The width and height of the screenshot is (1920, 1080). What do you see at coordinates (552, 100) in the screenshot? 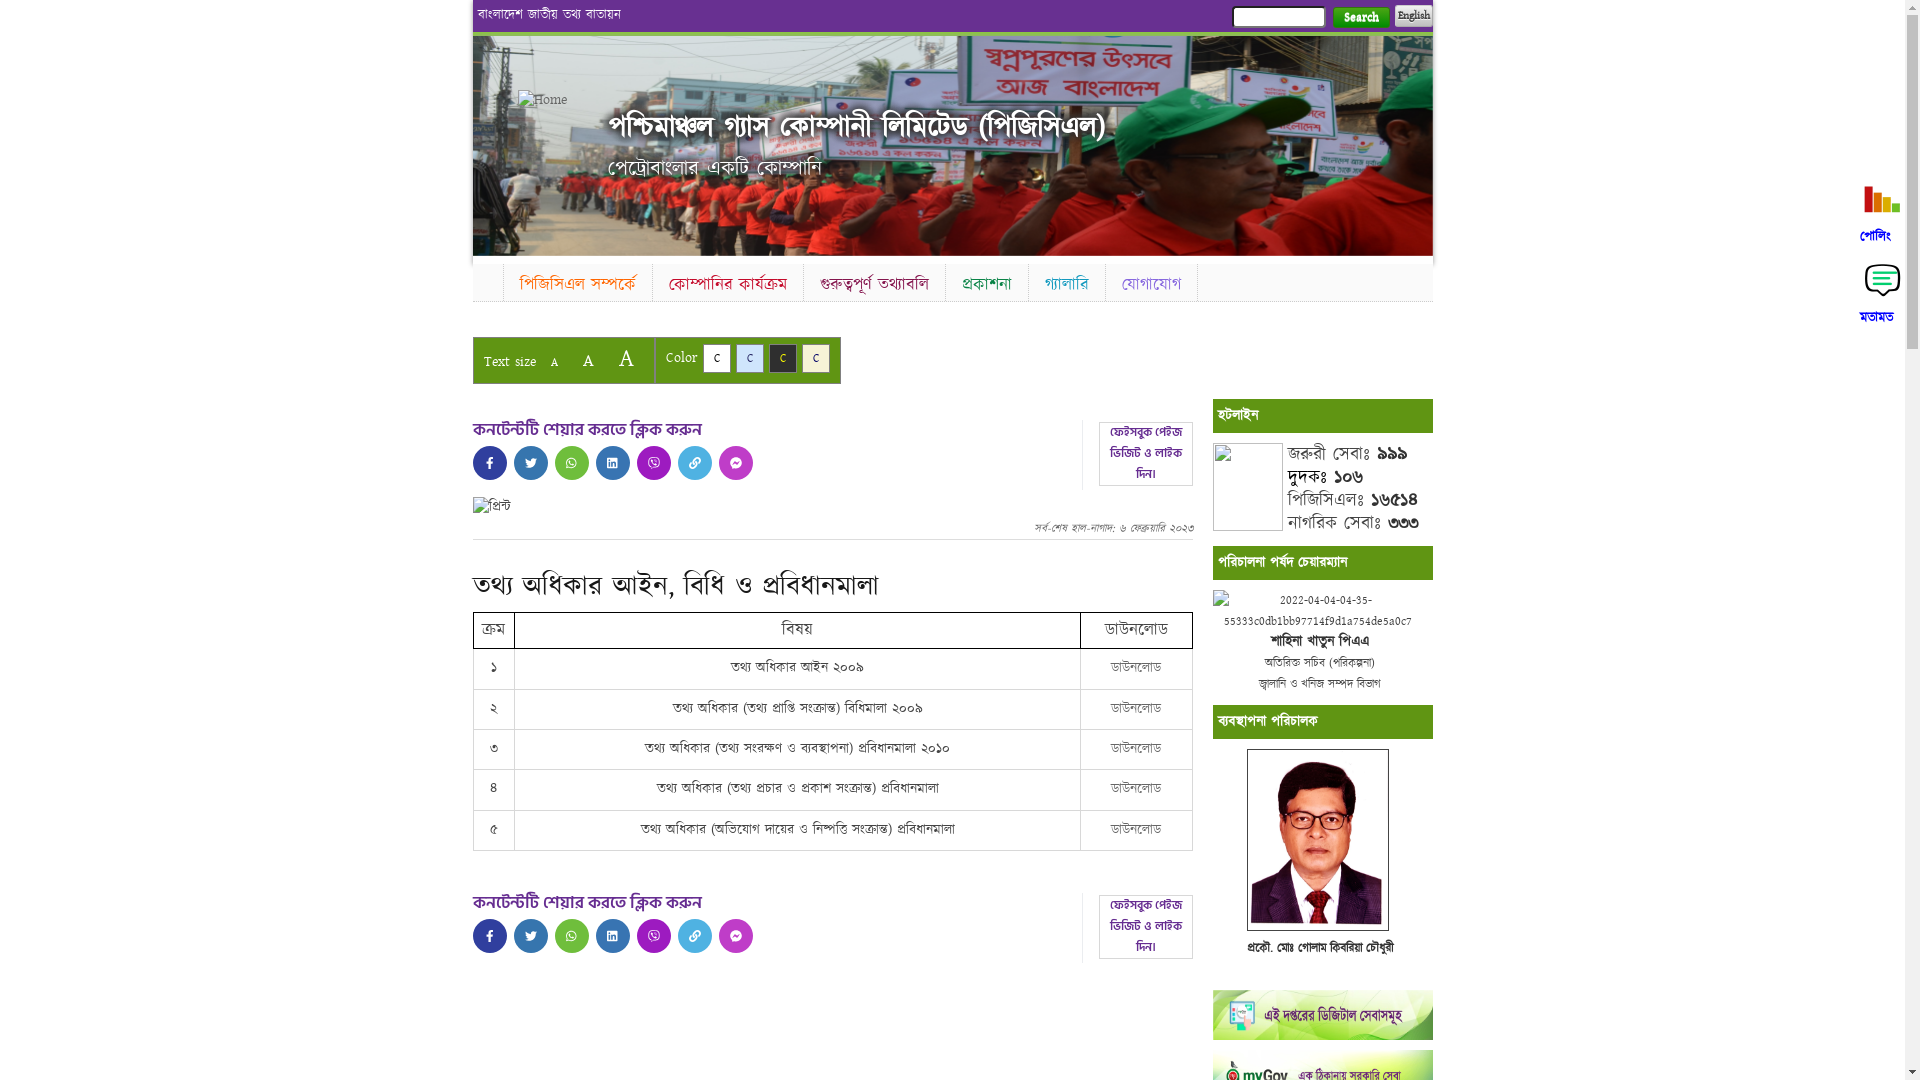
I see `'Home'` at bounding box center [552, 100].